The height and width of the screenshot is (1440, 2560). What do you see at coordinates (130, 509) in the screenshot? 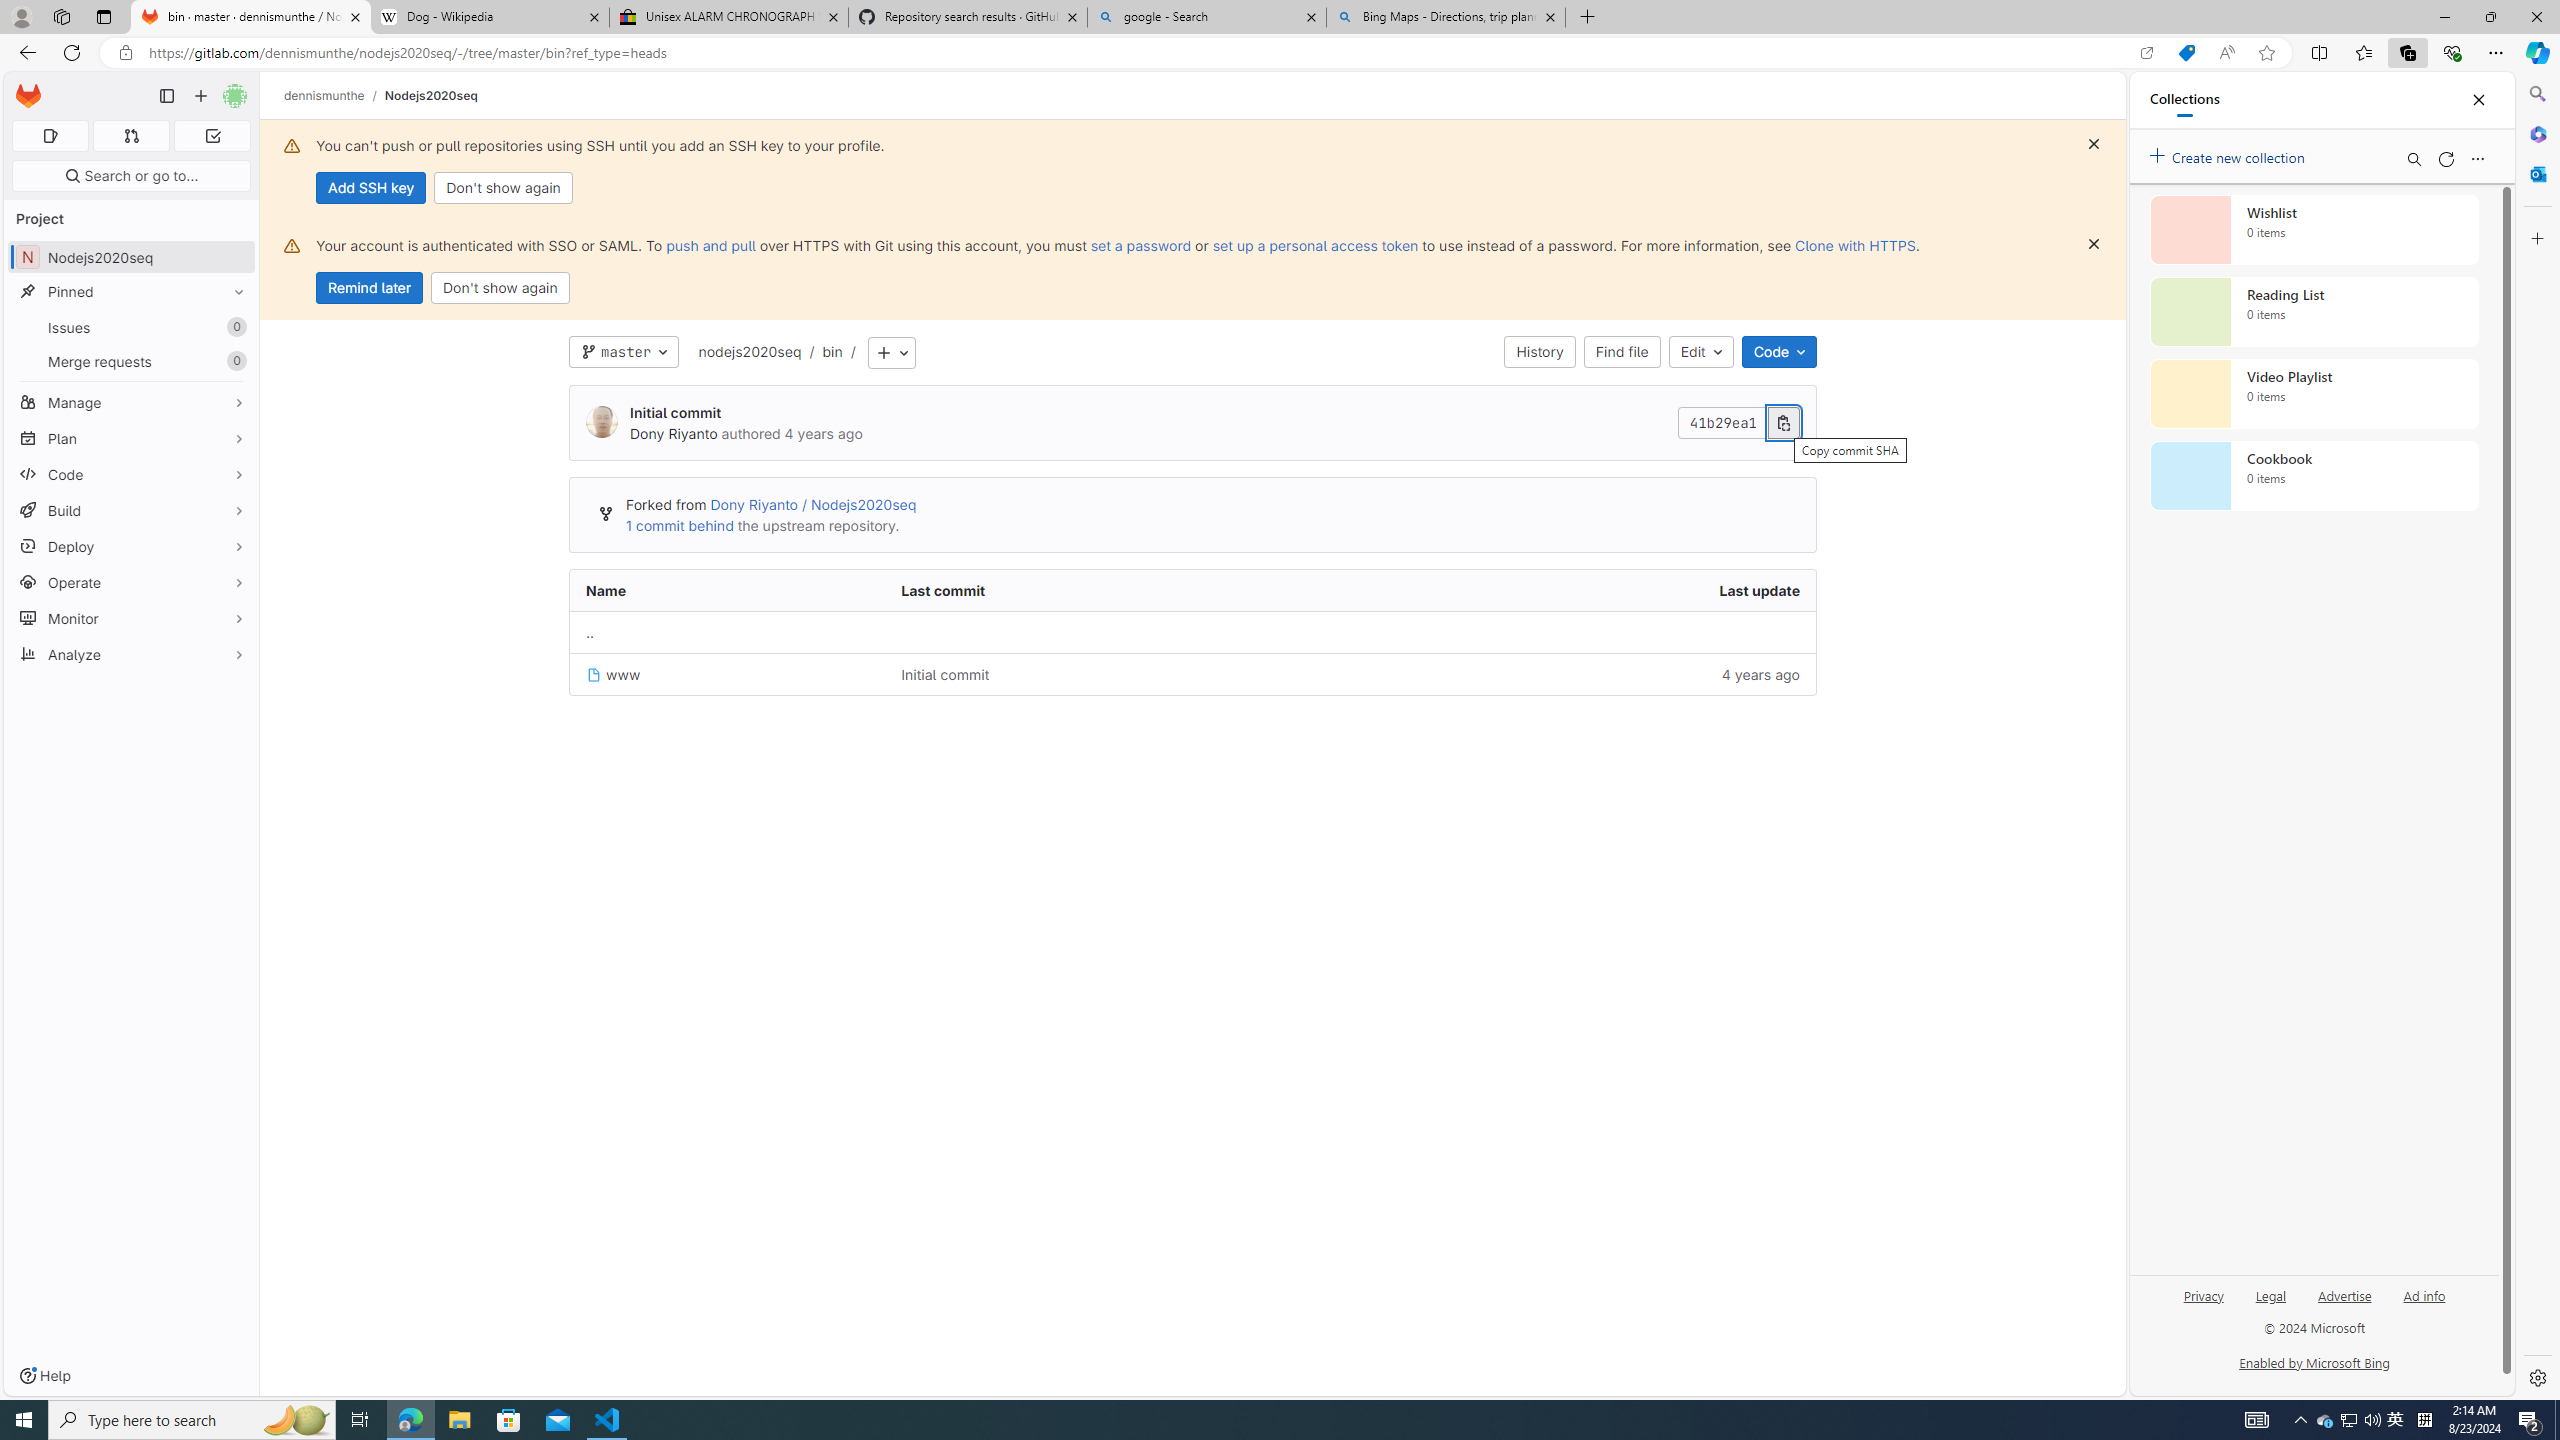
I see `'Build'` at bounding box center [130, 509].